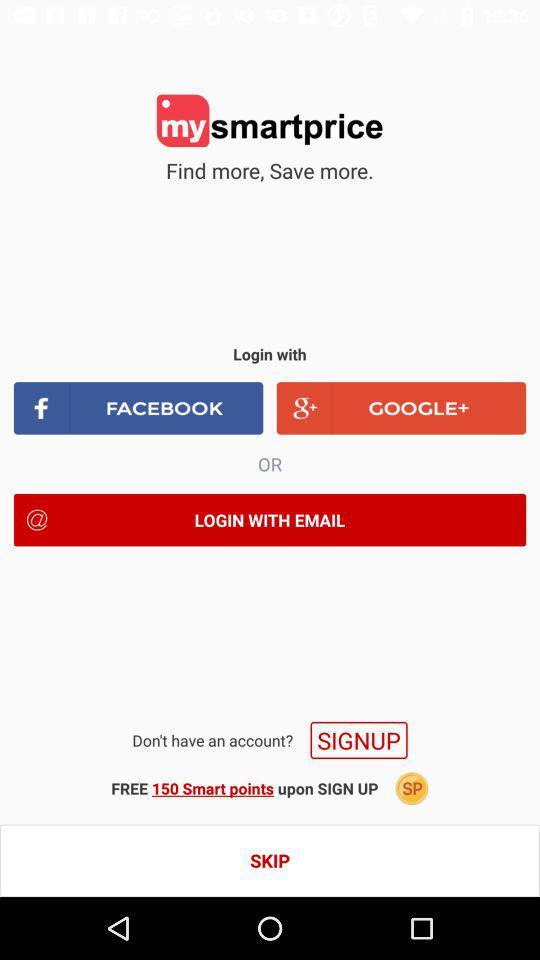 This screenshot has width=540, height=960. What do you see at coordinates (244, 788) in the screenshot?
I see `free 150 smart` at bounding box center [244, 788].